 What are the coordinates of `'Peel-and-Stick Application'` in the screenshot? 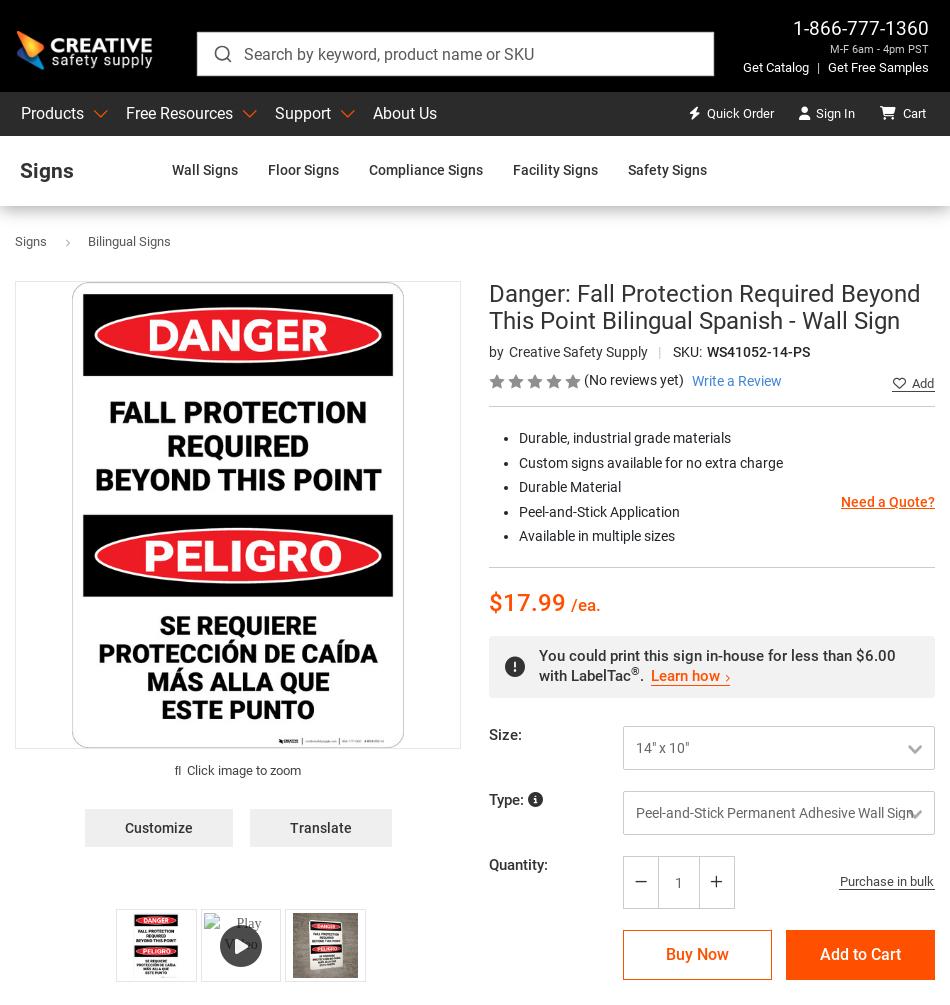 It's located at (518, 510).